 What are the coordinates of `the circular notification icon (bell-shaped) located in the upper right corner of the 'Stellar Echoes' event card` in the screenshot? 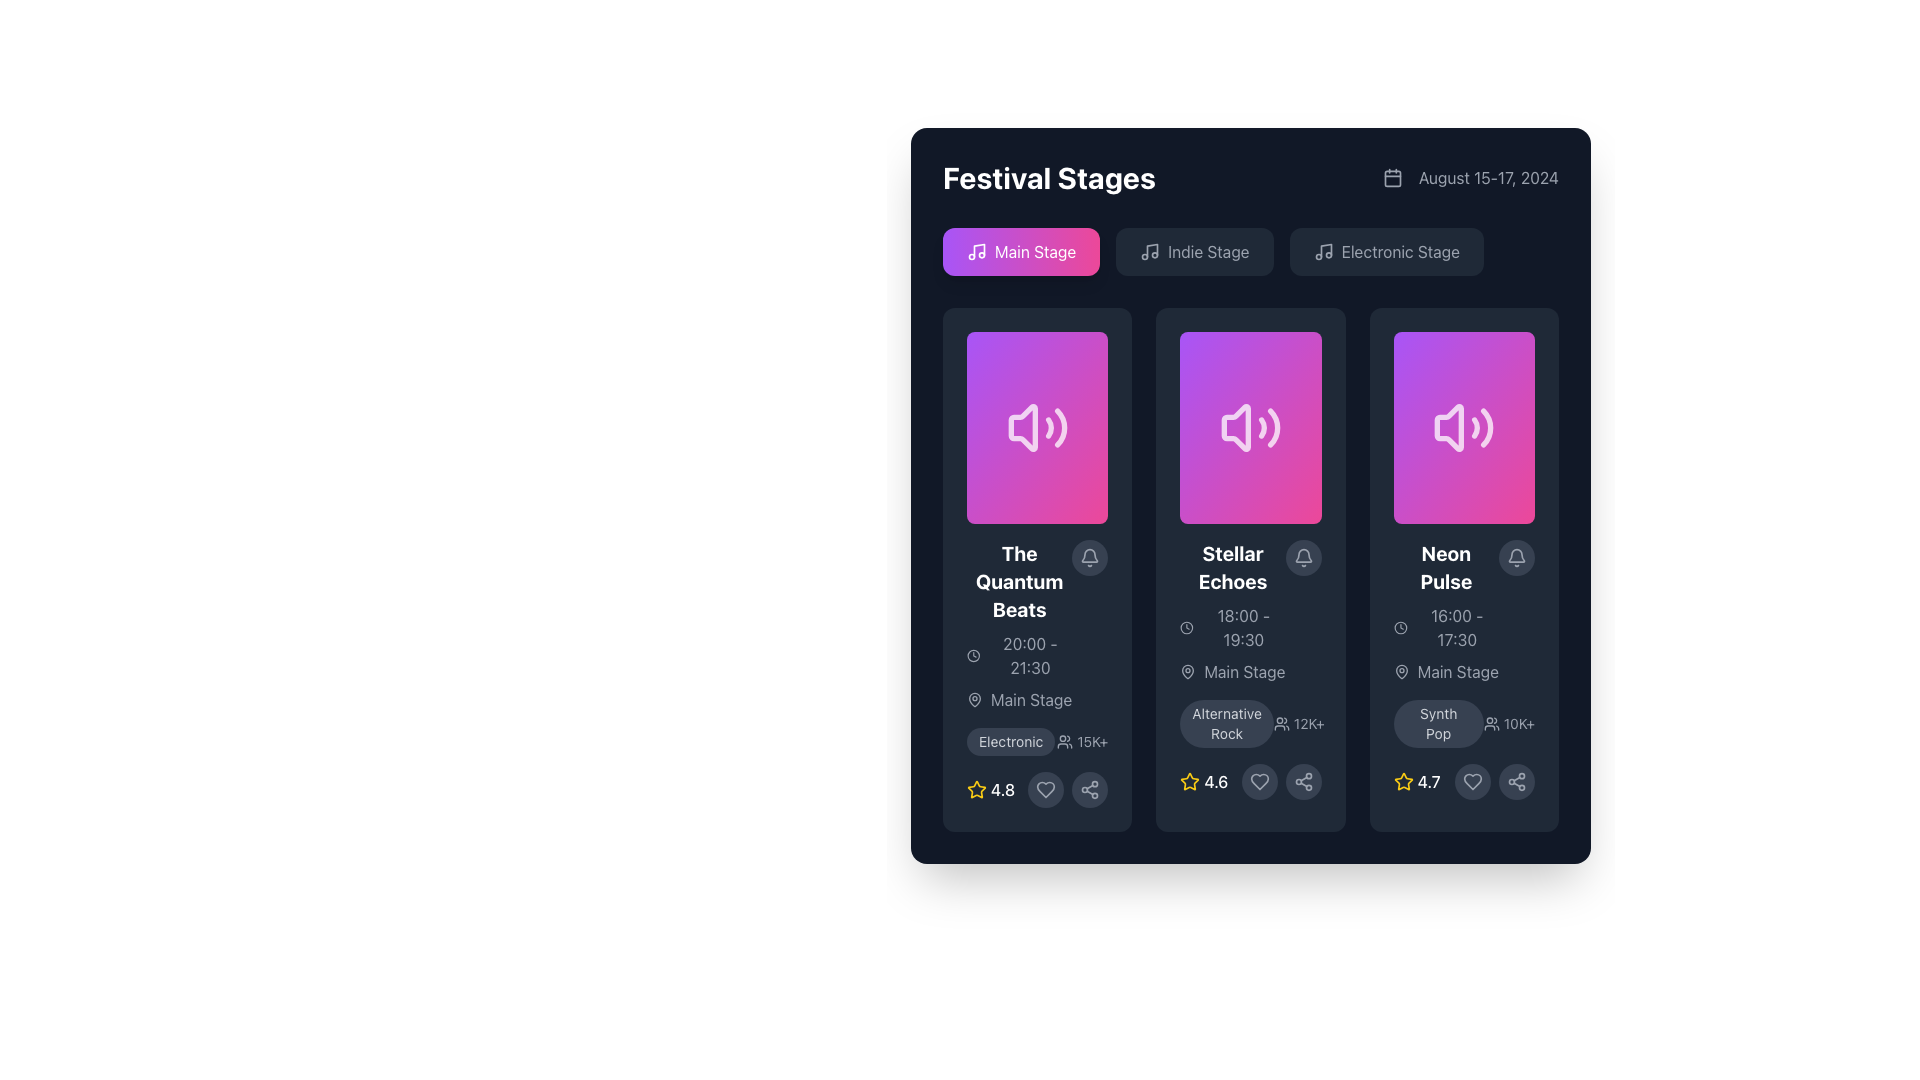 It's located at (1303, 558).